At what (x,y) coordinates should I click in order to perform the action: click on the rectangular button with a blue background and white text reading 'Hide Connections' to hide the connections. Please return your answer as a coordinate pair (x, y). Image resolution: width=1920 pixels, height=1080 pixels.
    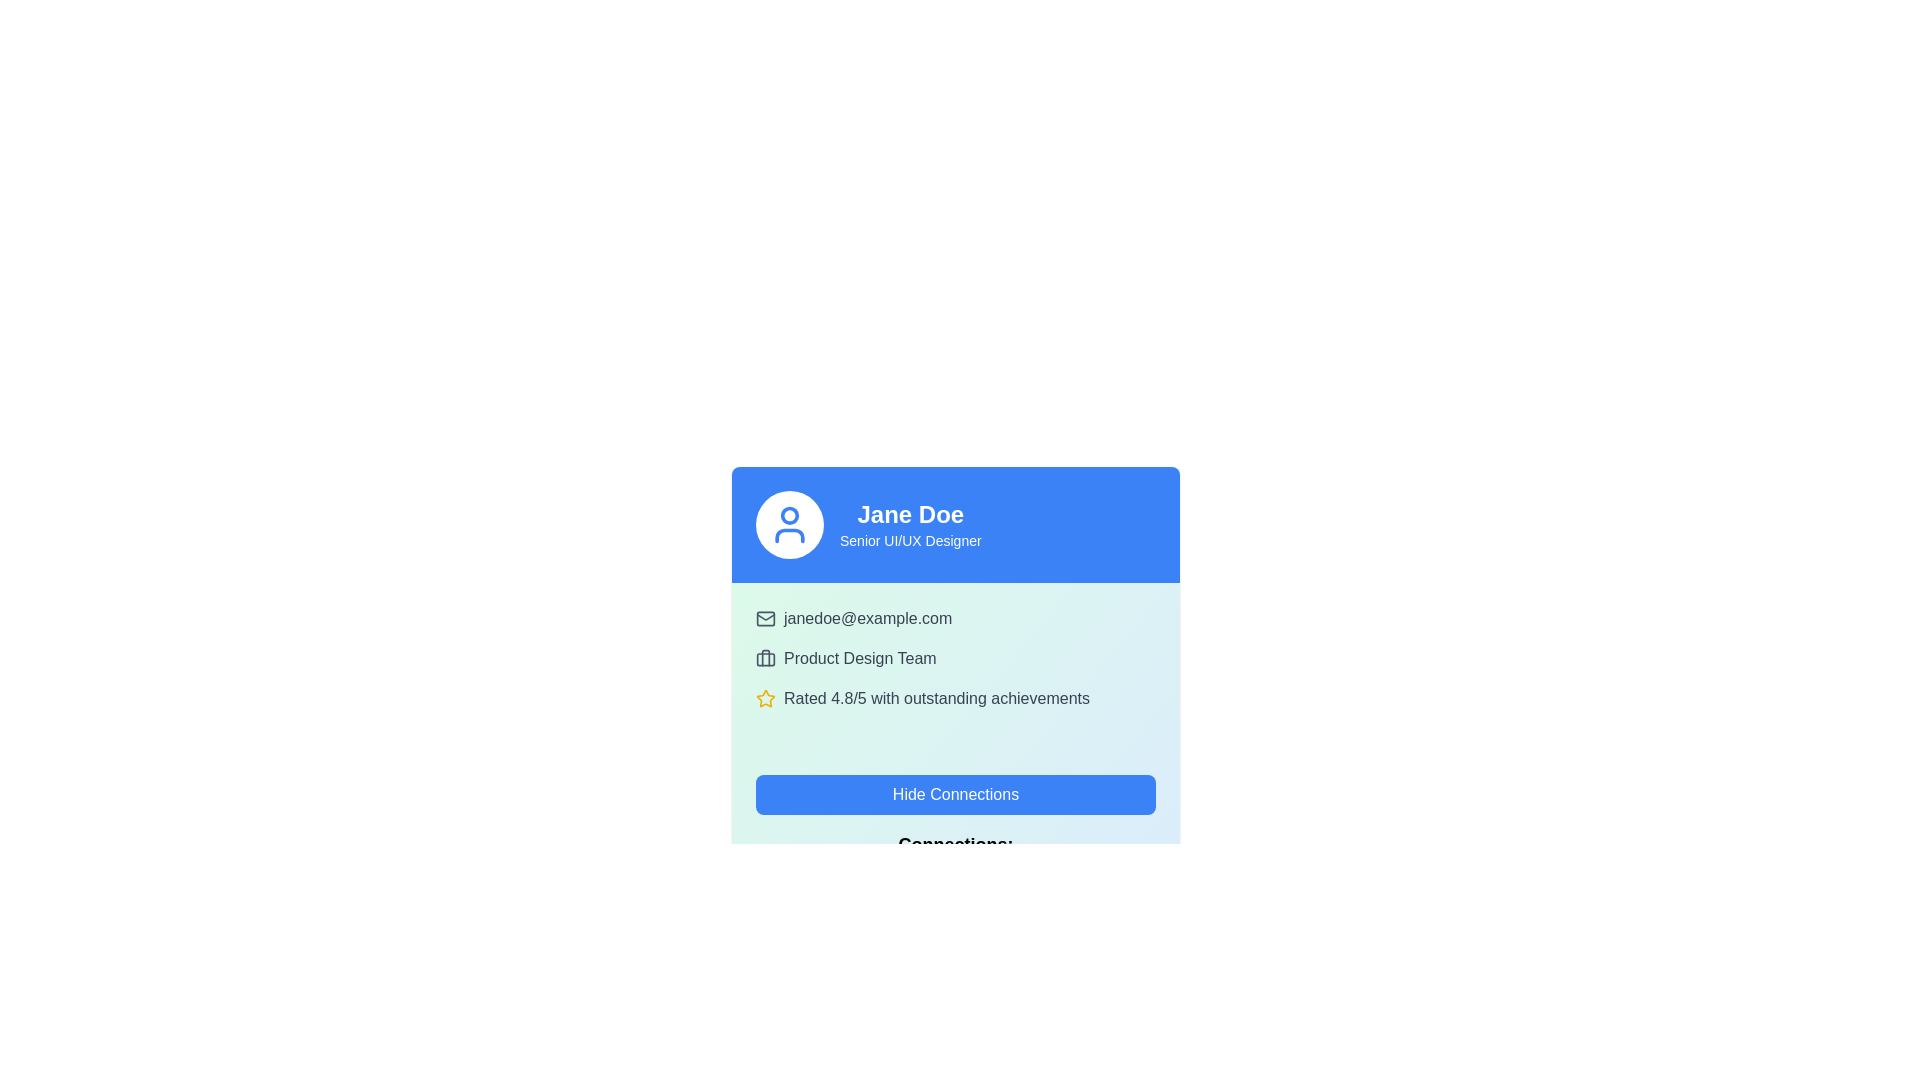
    Looking at the image, I should click on (954, 793).